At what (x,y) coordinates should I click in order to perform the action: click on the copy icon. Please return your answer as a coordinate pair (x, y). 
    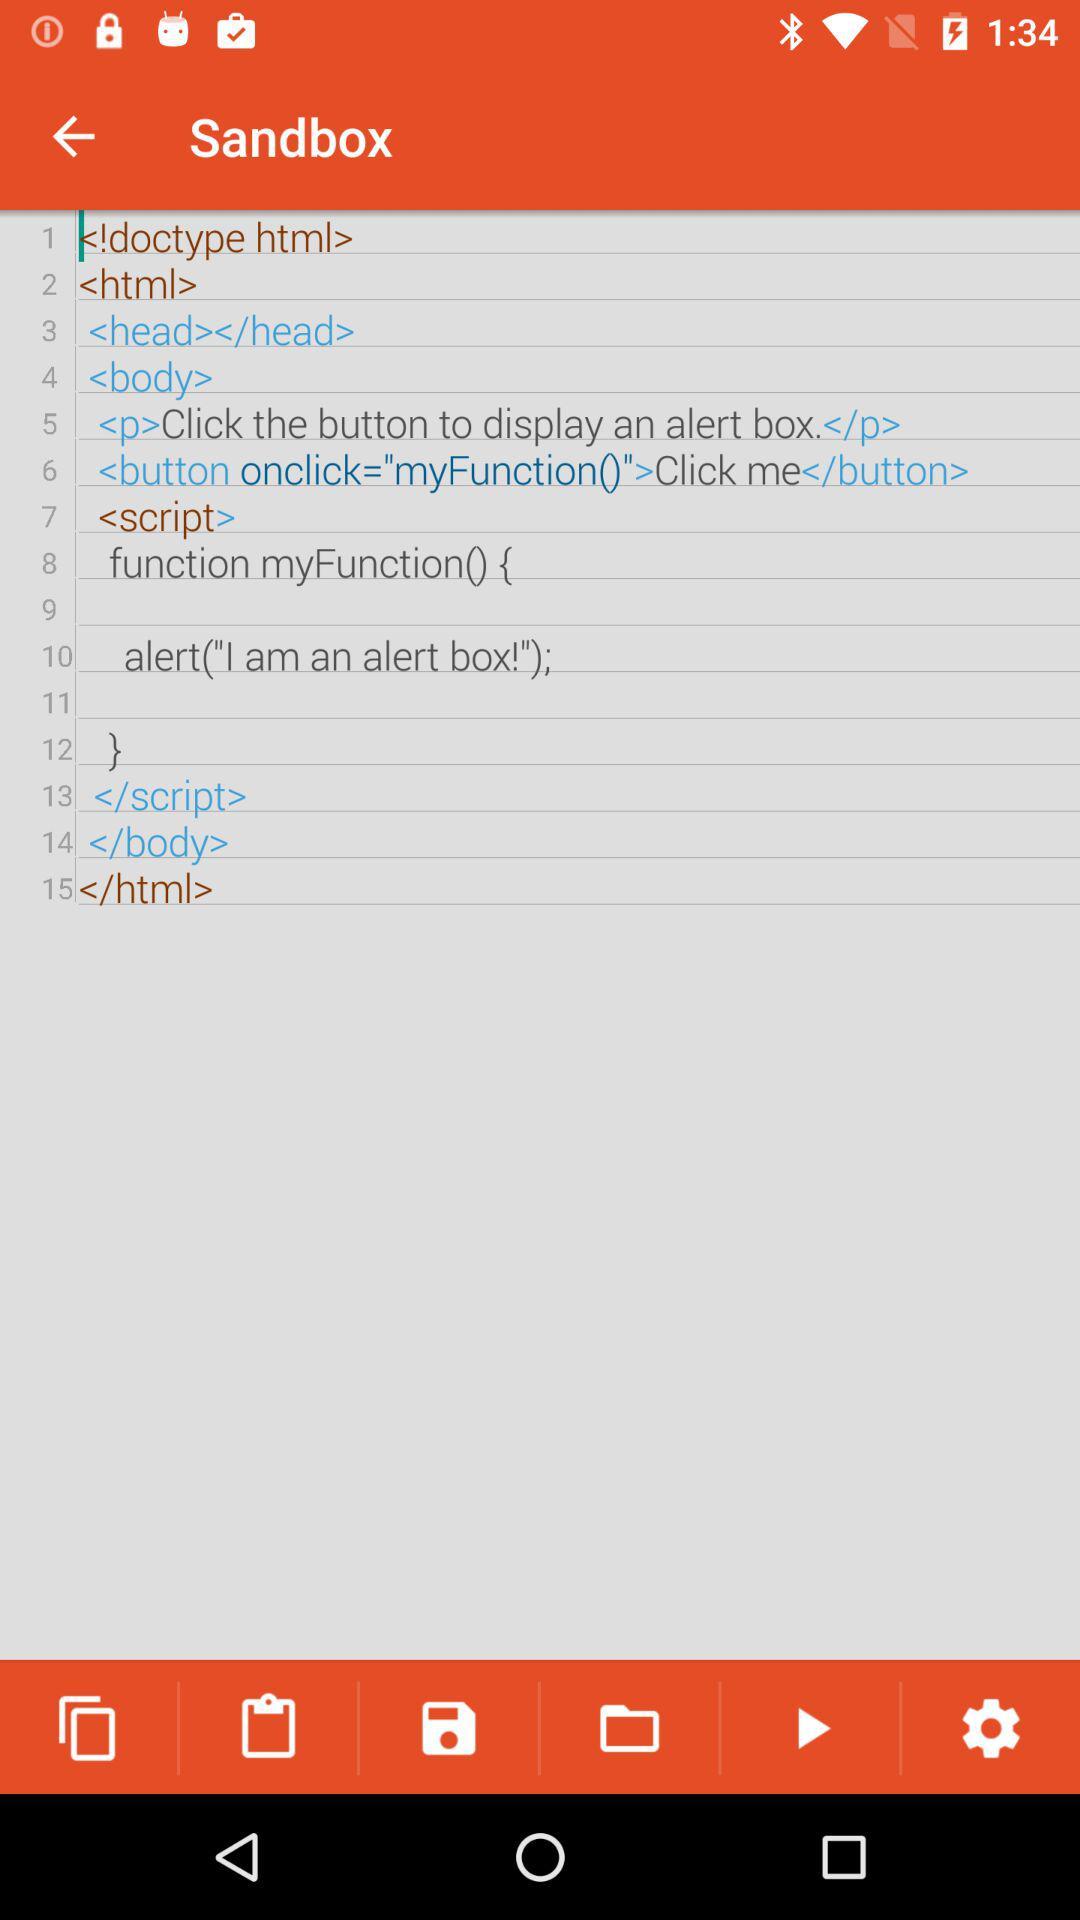
    Looking at the image, I should click on (87, 1727).